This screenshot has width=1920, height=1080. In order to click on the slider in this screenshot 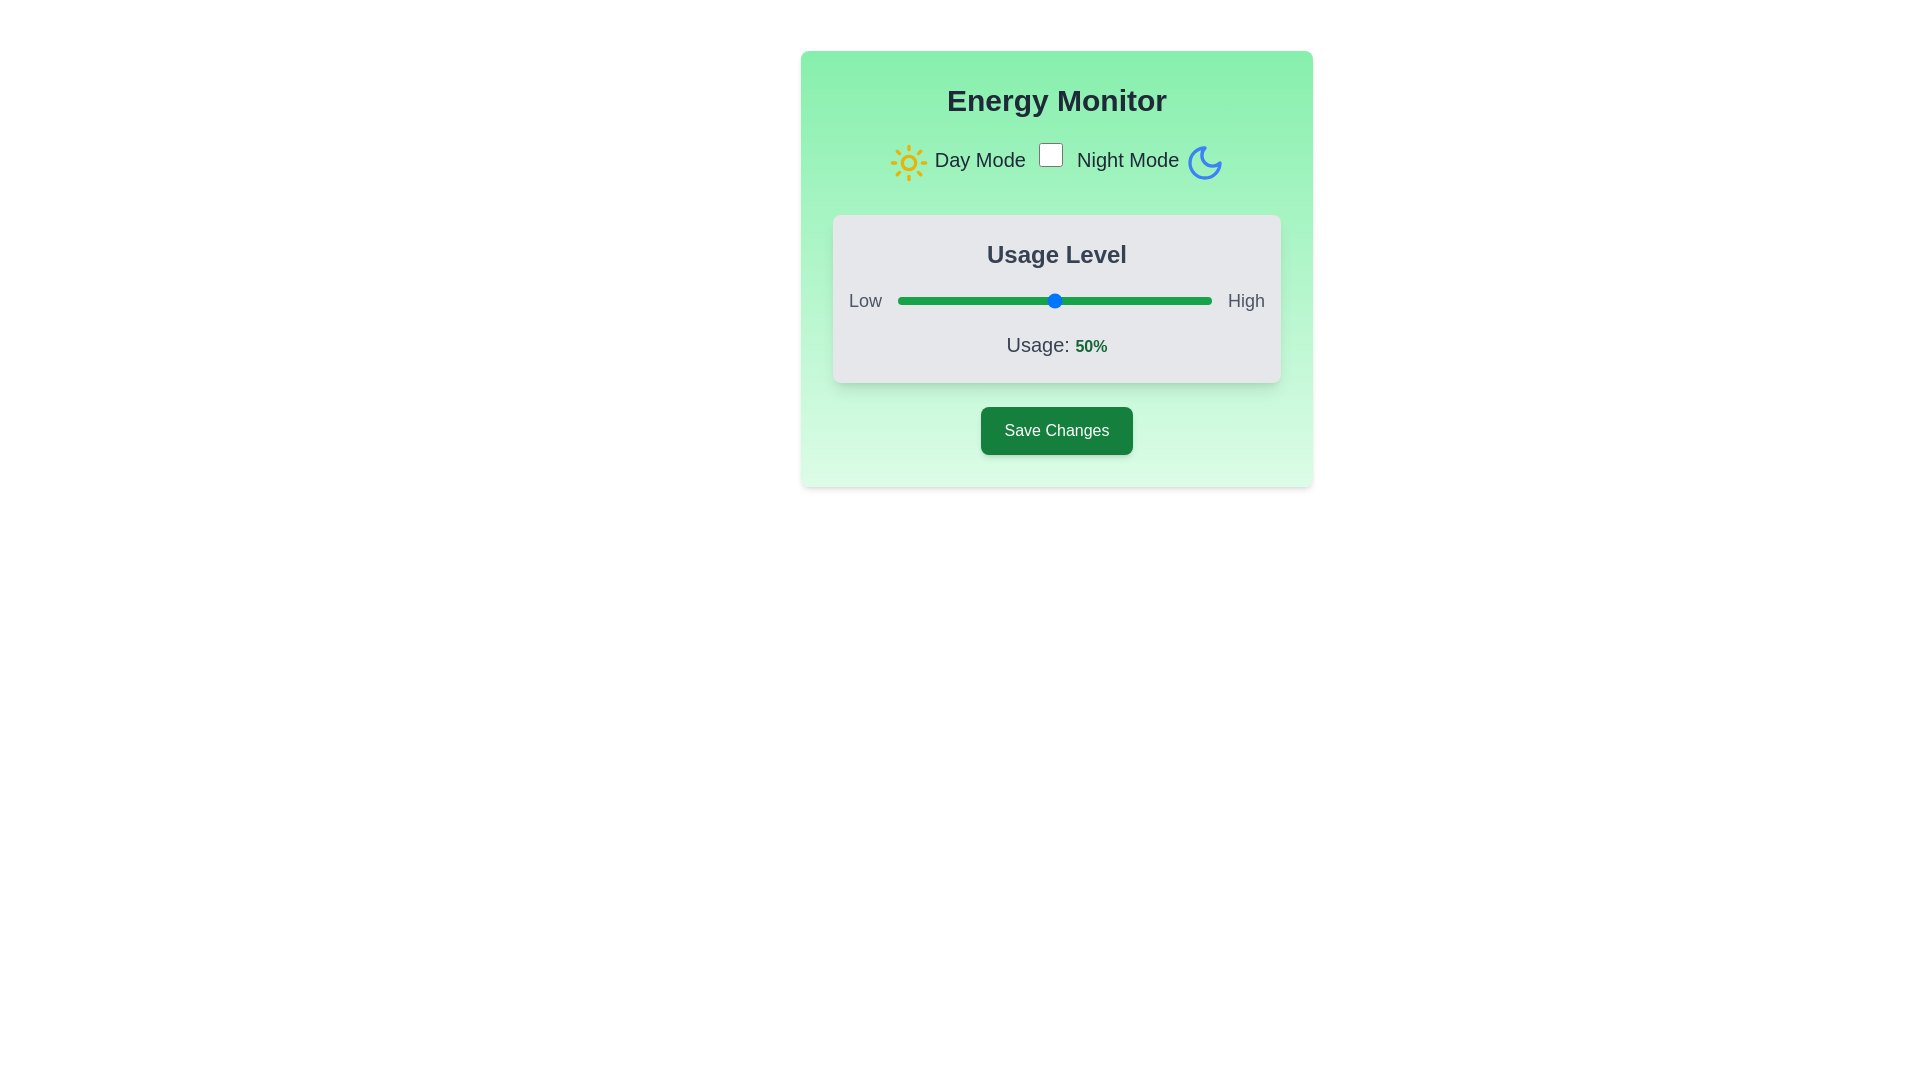, I will do `click(1190, 300)`.